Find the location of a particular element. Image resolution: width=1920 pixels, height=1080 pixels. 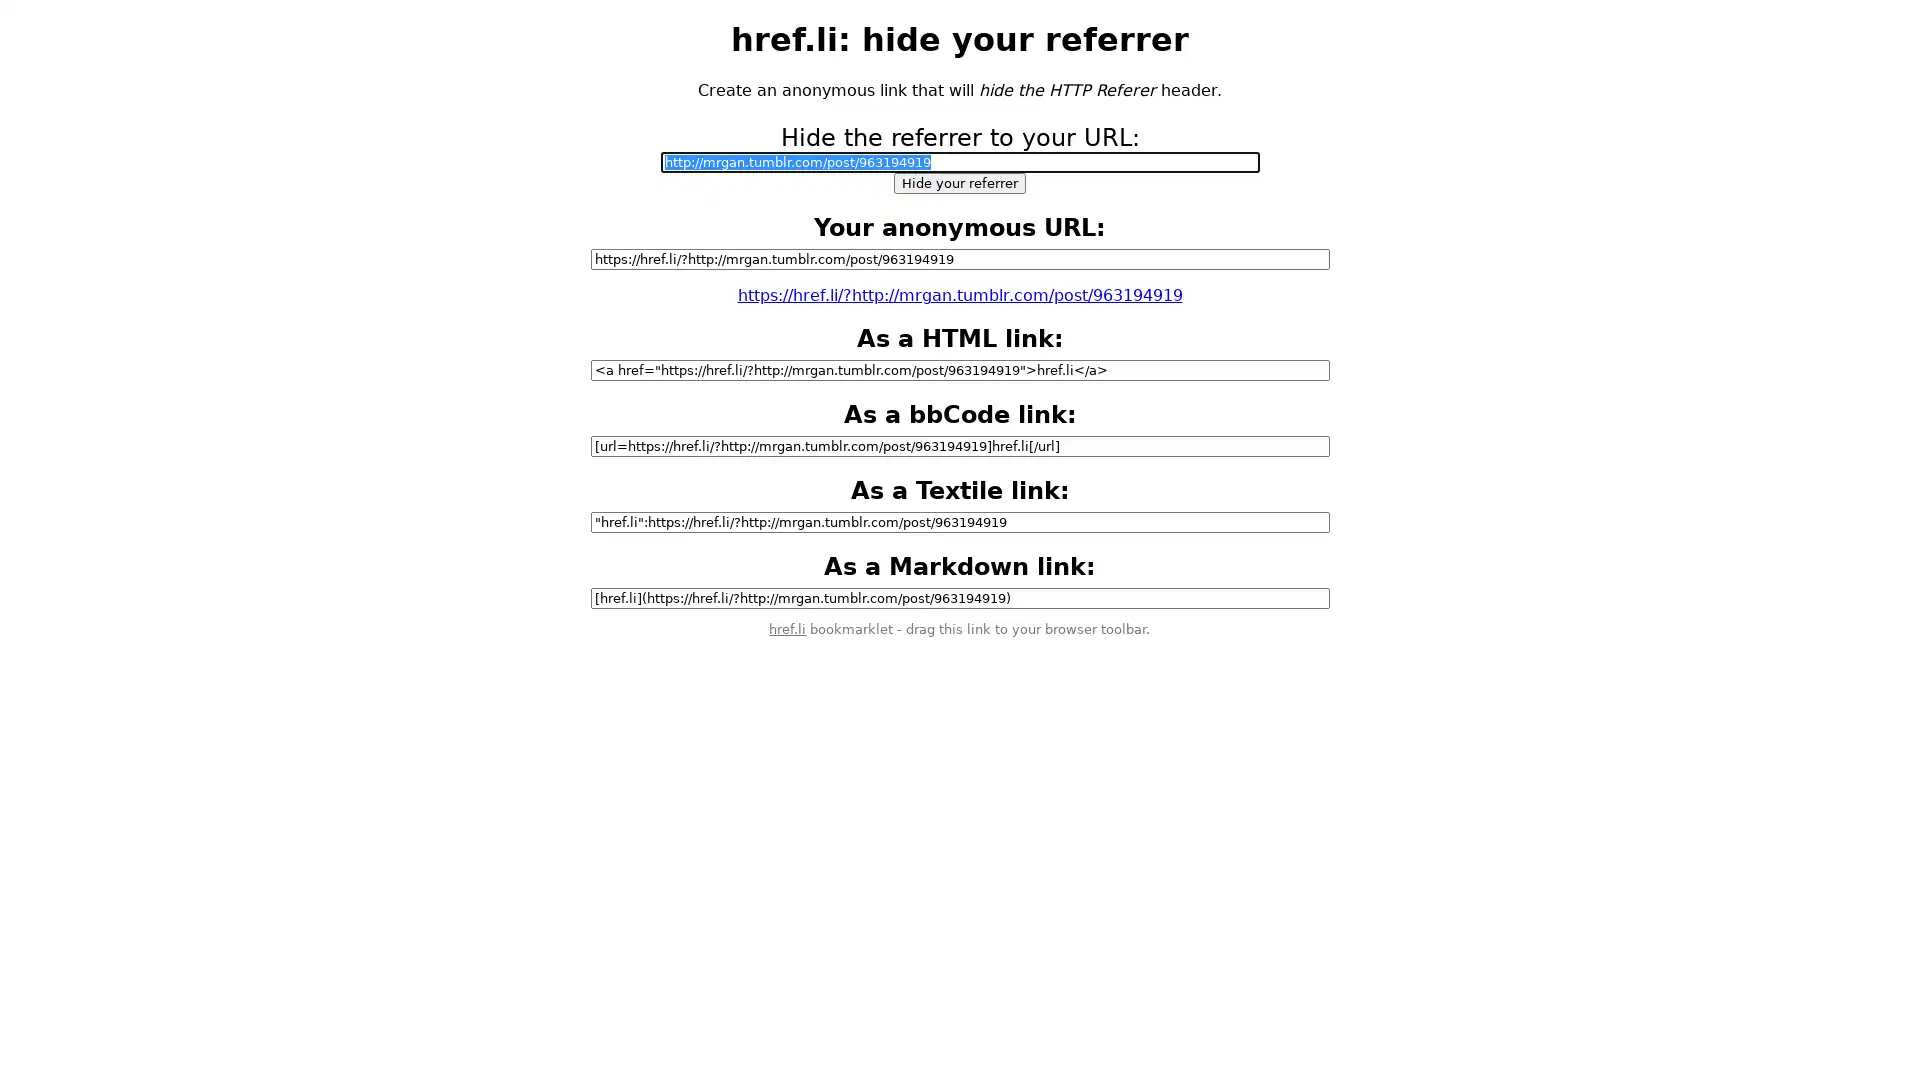

Hide your referrer is located at coordinates (960, 182).